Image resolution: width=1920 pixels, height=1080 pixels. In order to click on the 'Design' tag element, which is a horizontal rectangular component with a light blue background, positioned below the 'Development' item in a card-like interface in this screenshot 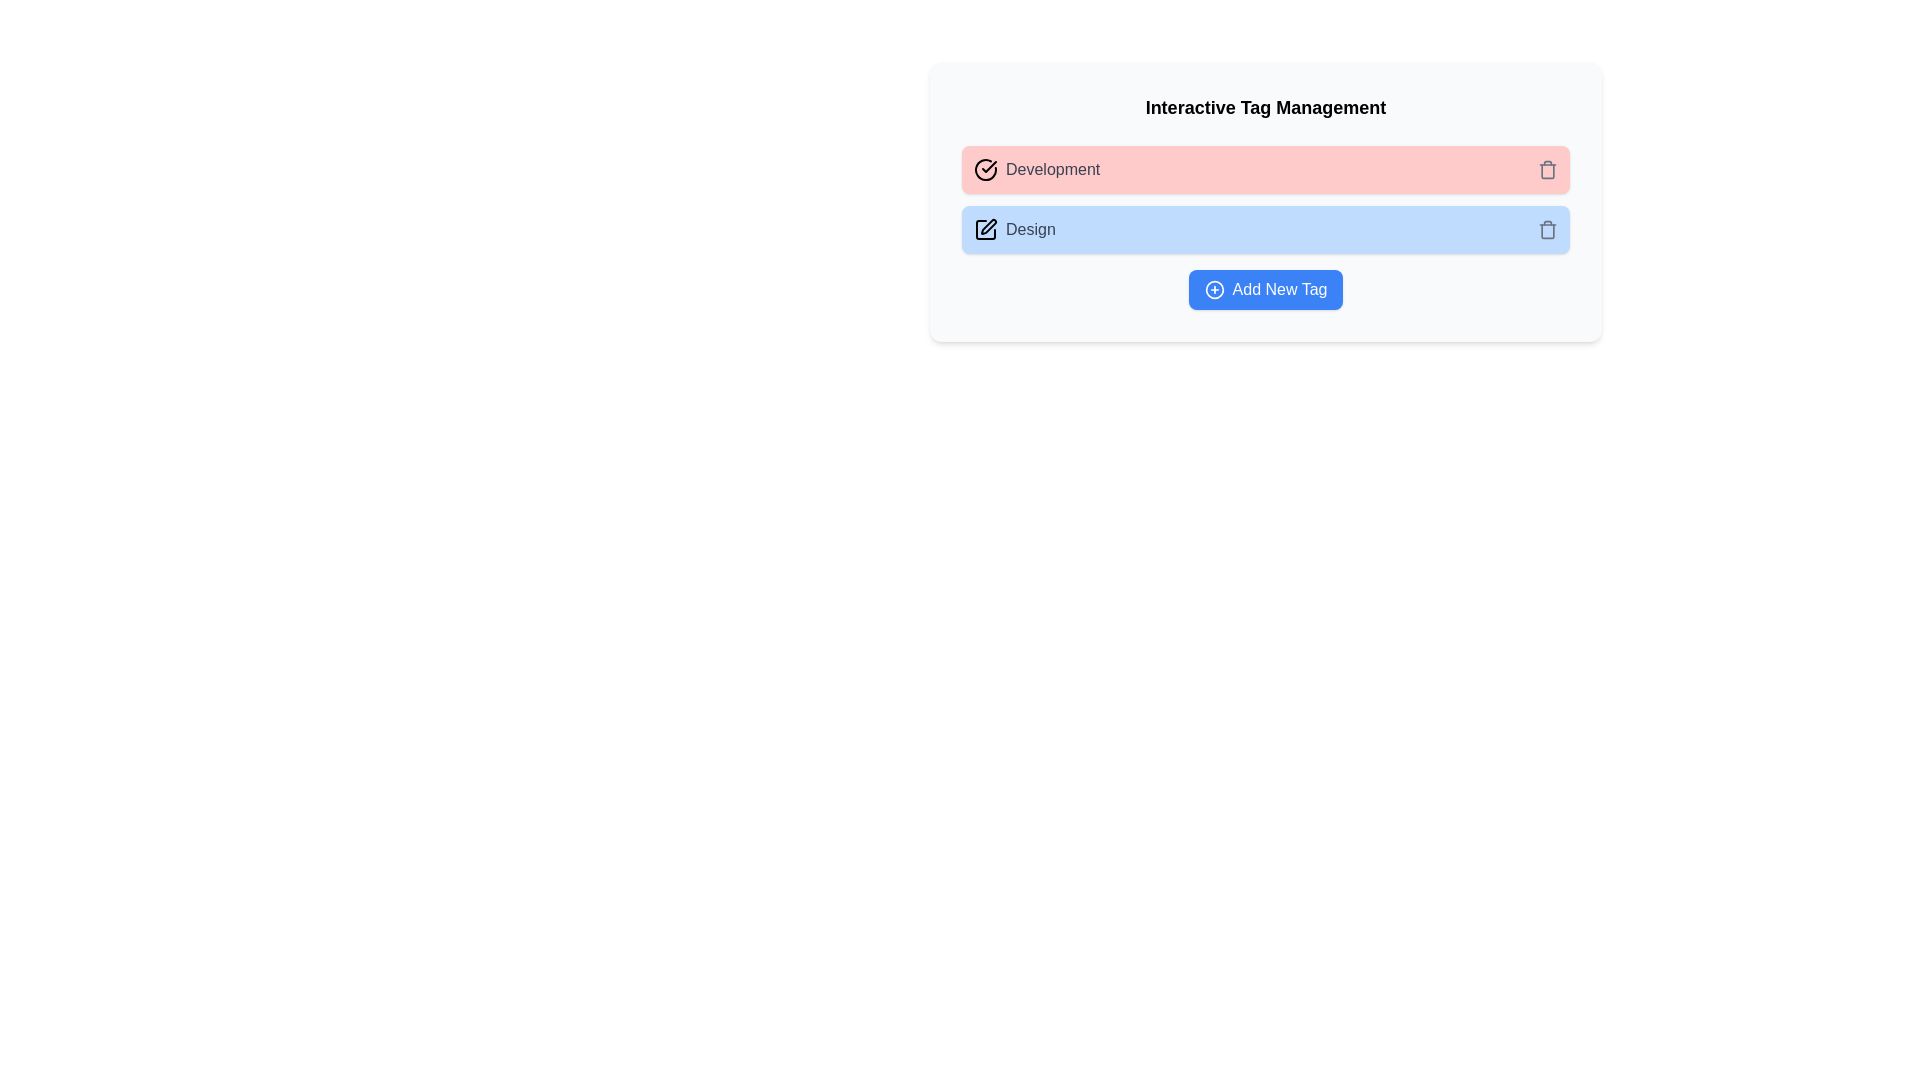, I will do `click(1265, 201)`.